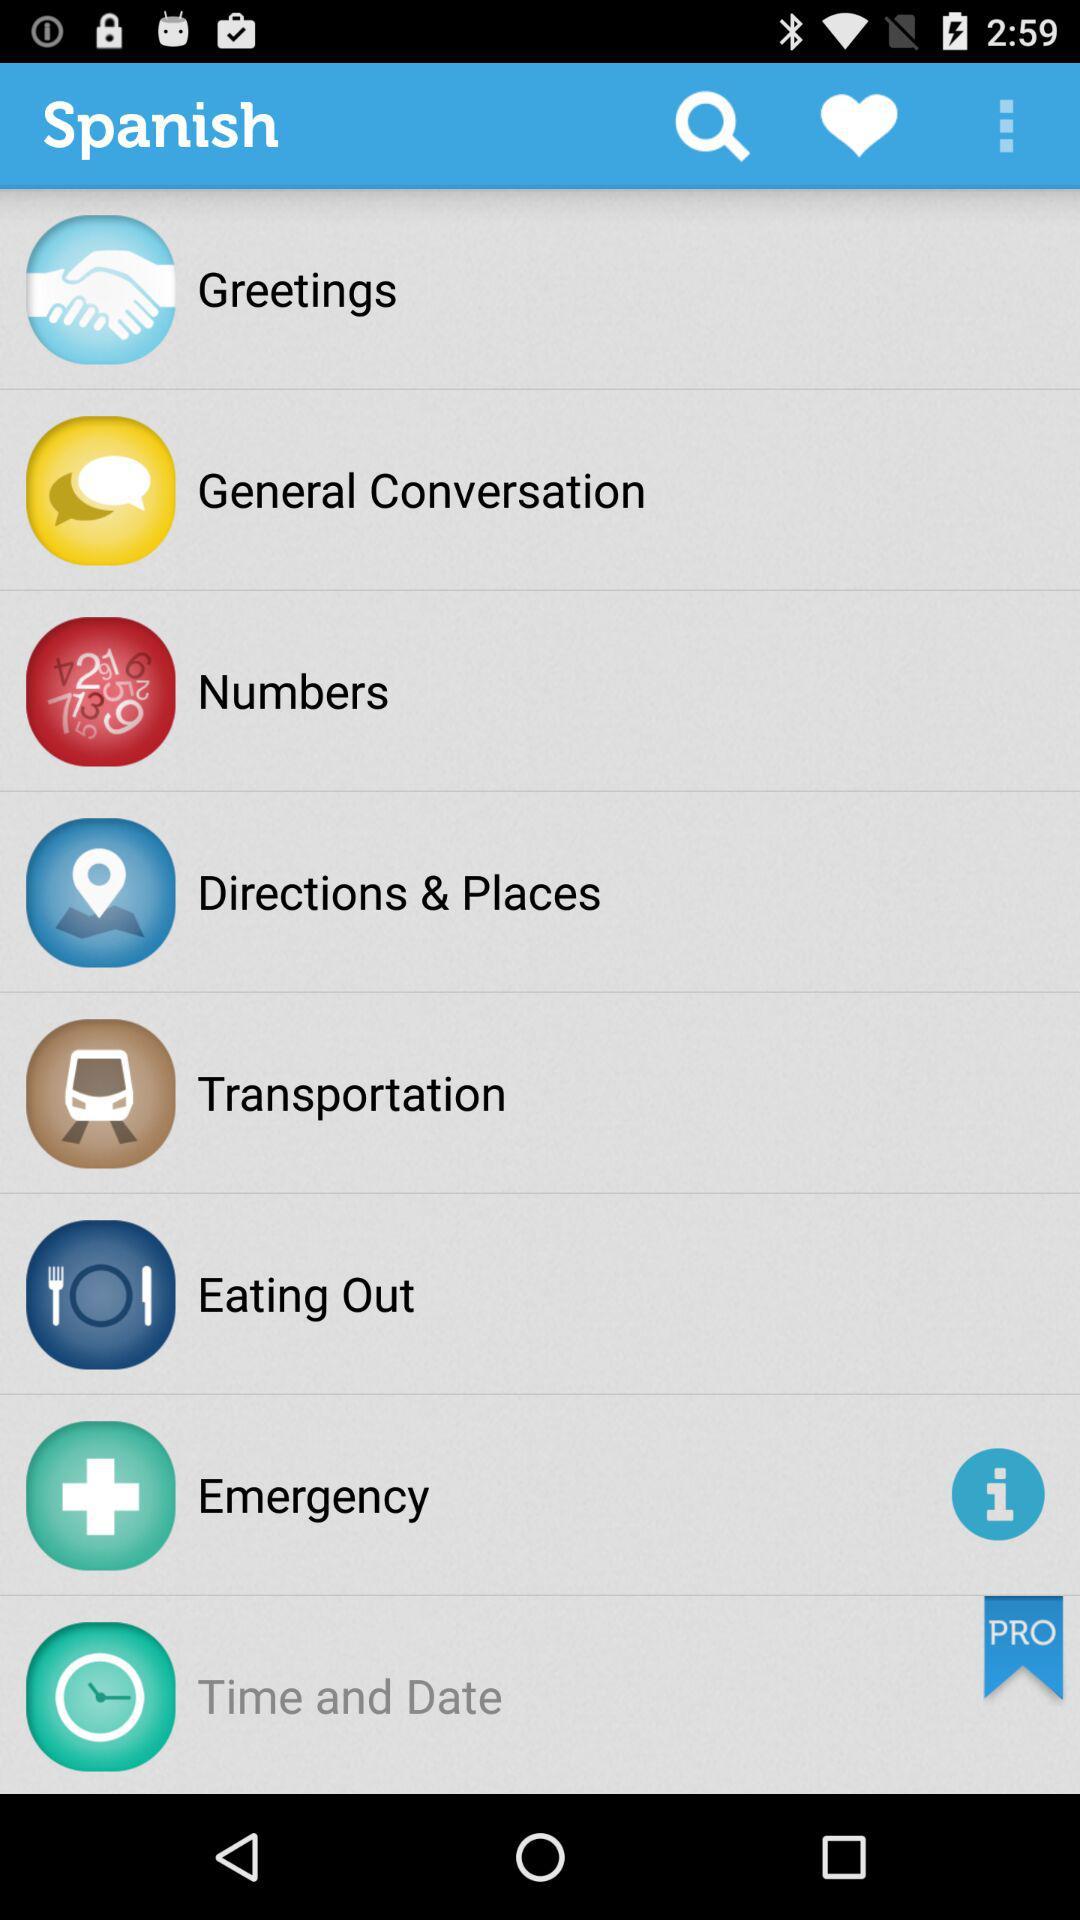  What do you see at coordinates (711, 124) in the screenshot?
I see `the app above the general conversation item` at bounding box center [711, 124].